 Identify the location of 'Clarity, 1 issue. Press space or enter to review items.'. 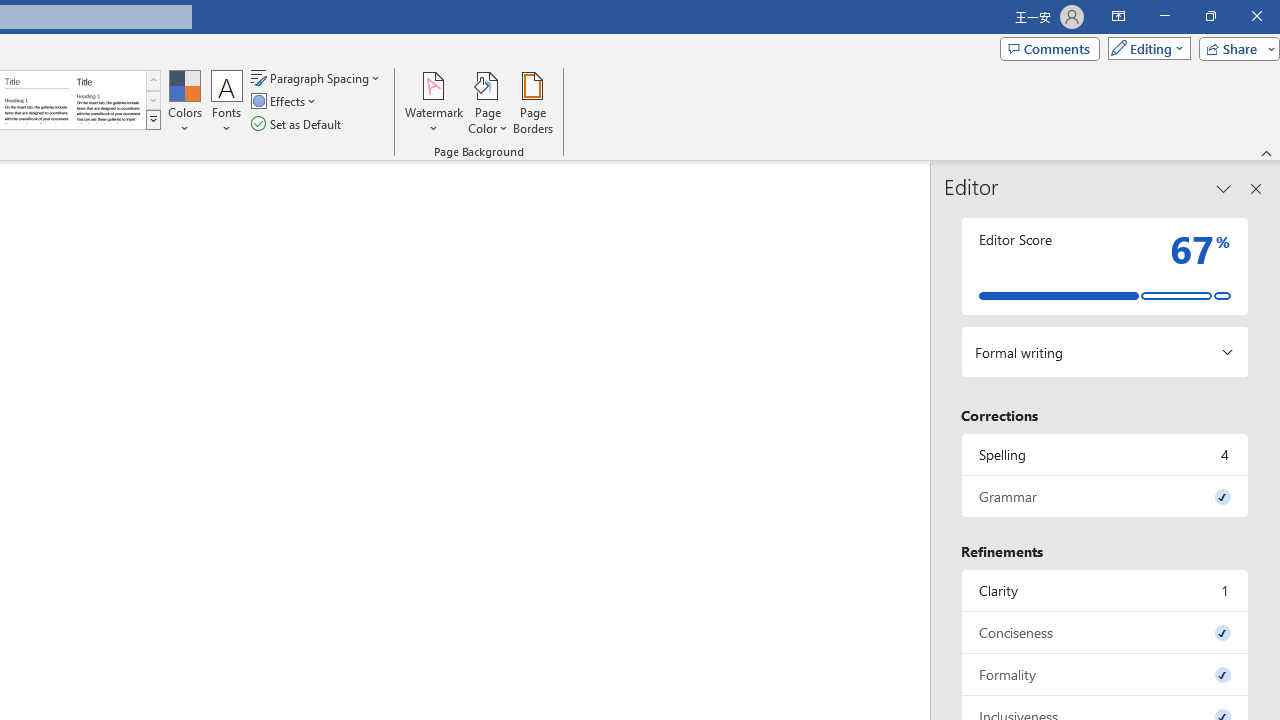
(1104, 589).